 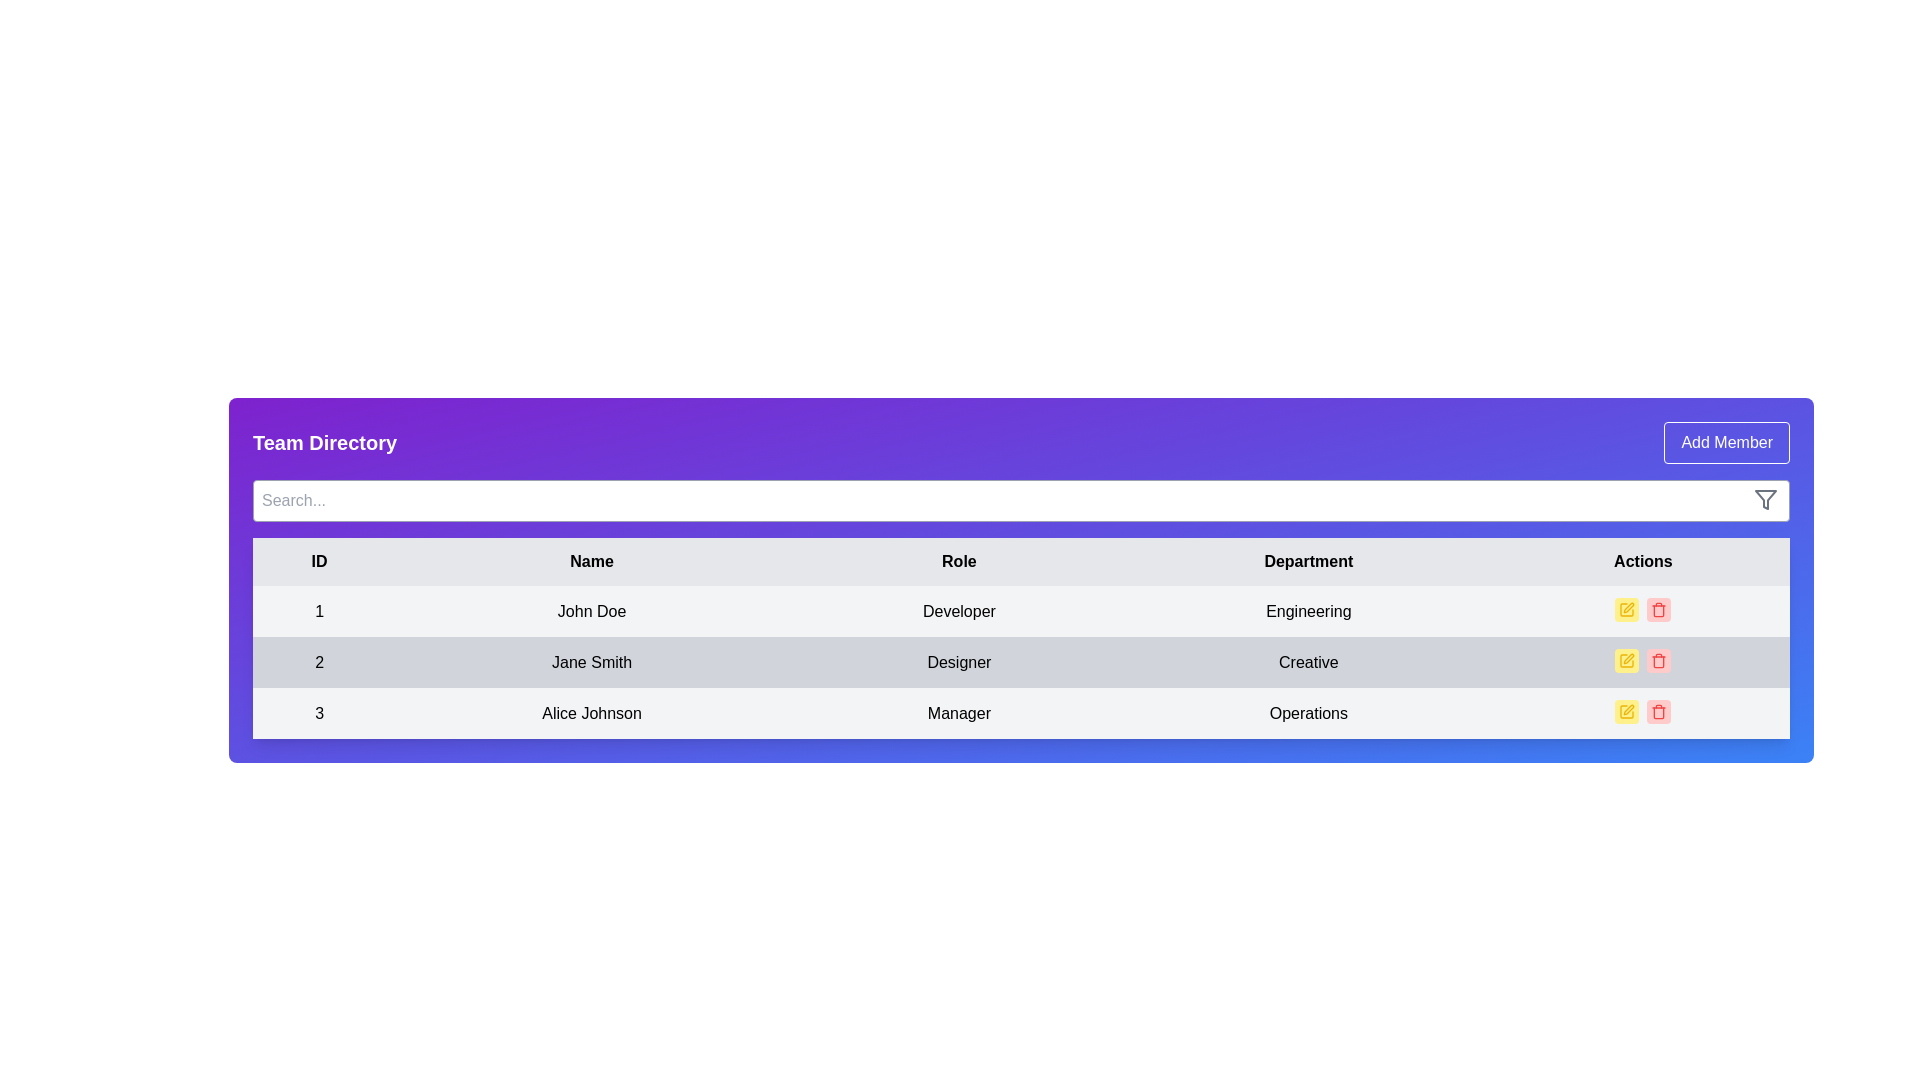 I want to click on the header label displaying the word 'ID', which is bold and part of the top row of a table, aligned to the left with a gray background, so click(x=318, y=562).